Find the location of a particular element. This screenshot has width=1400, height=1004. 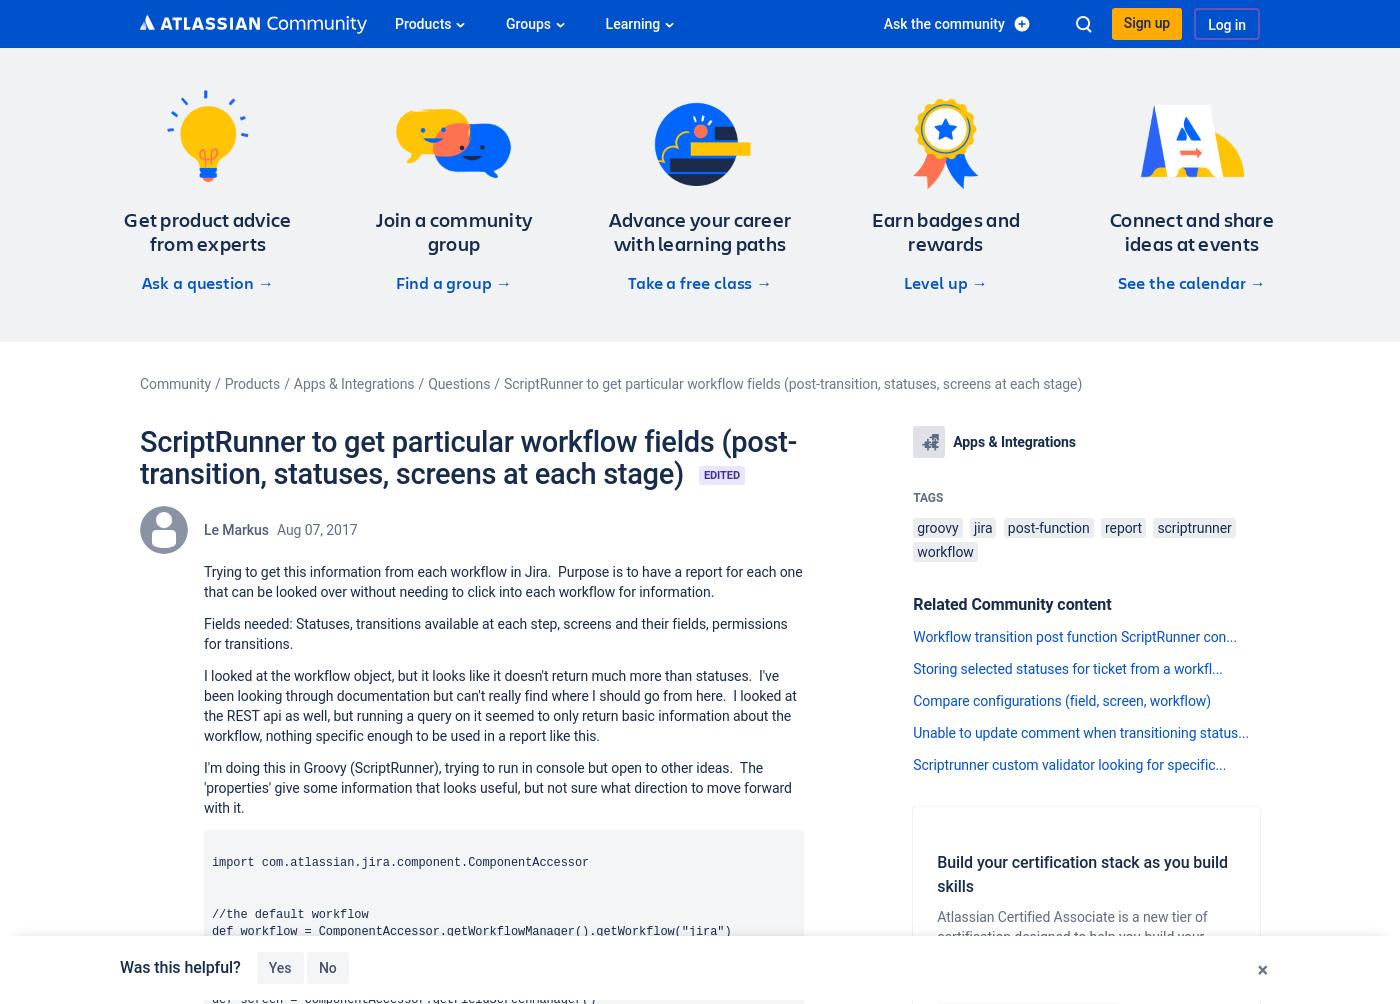

'Thanks!' is located at coordinates (343, 965).